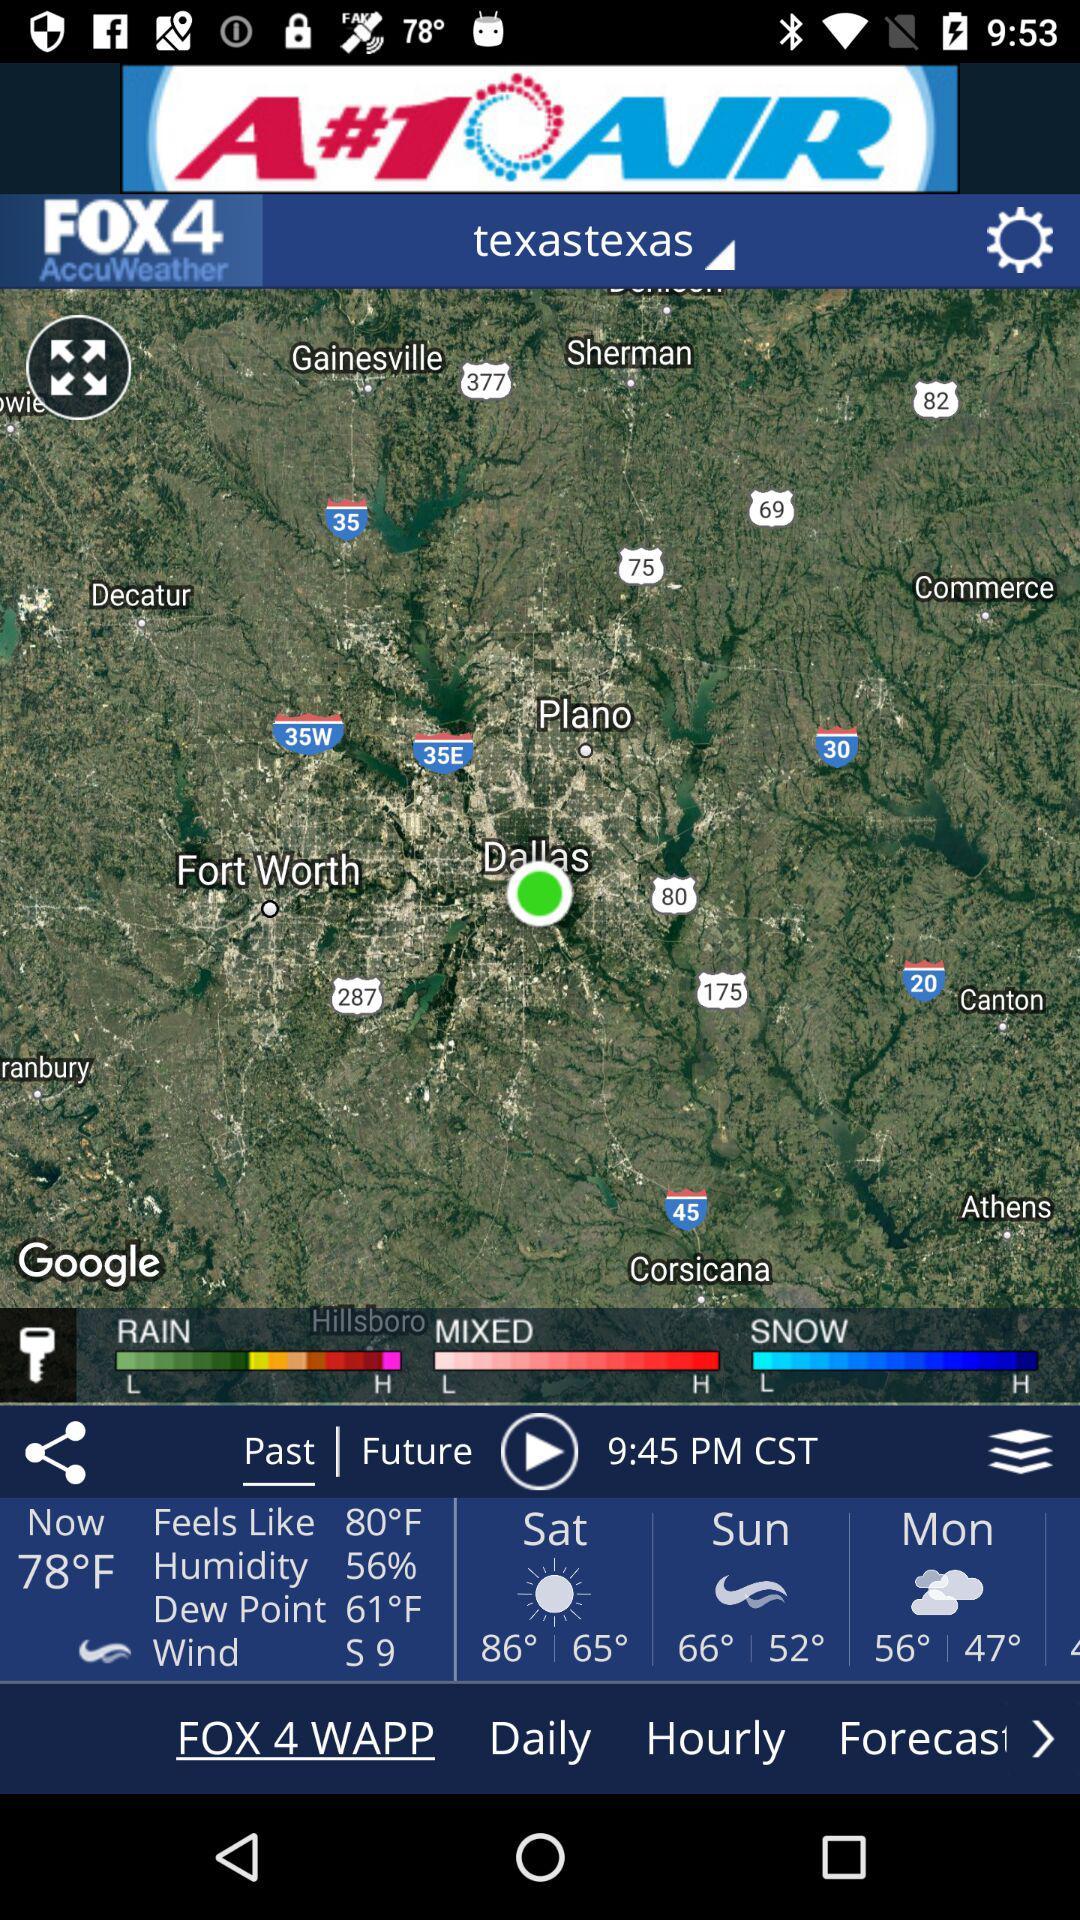 This screenshot has width=1080, height=1920. I want to click on the texastexas icon, so click(617, 240).